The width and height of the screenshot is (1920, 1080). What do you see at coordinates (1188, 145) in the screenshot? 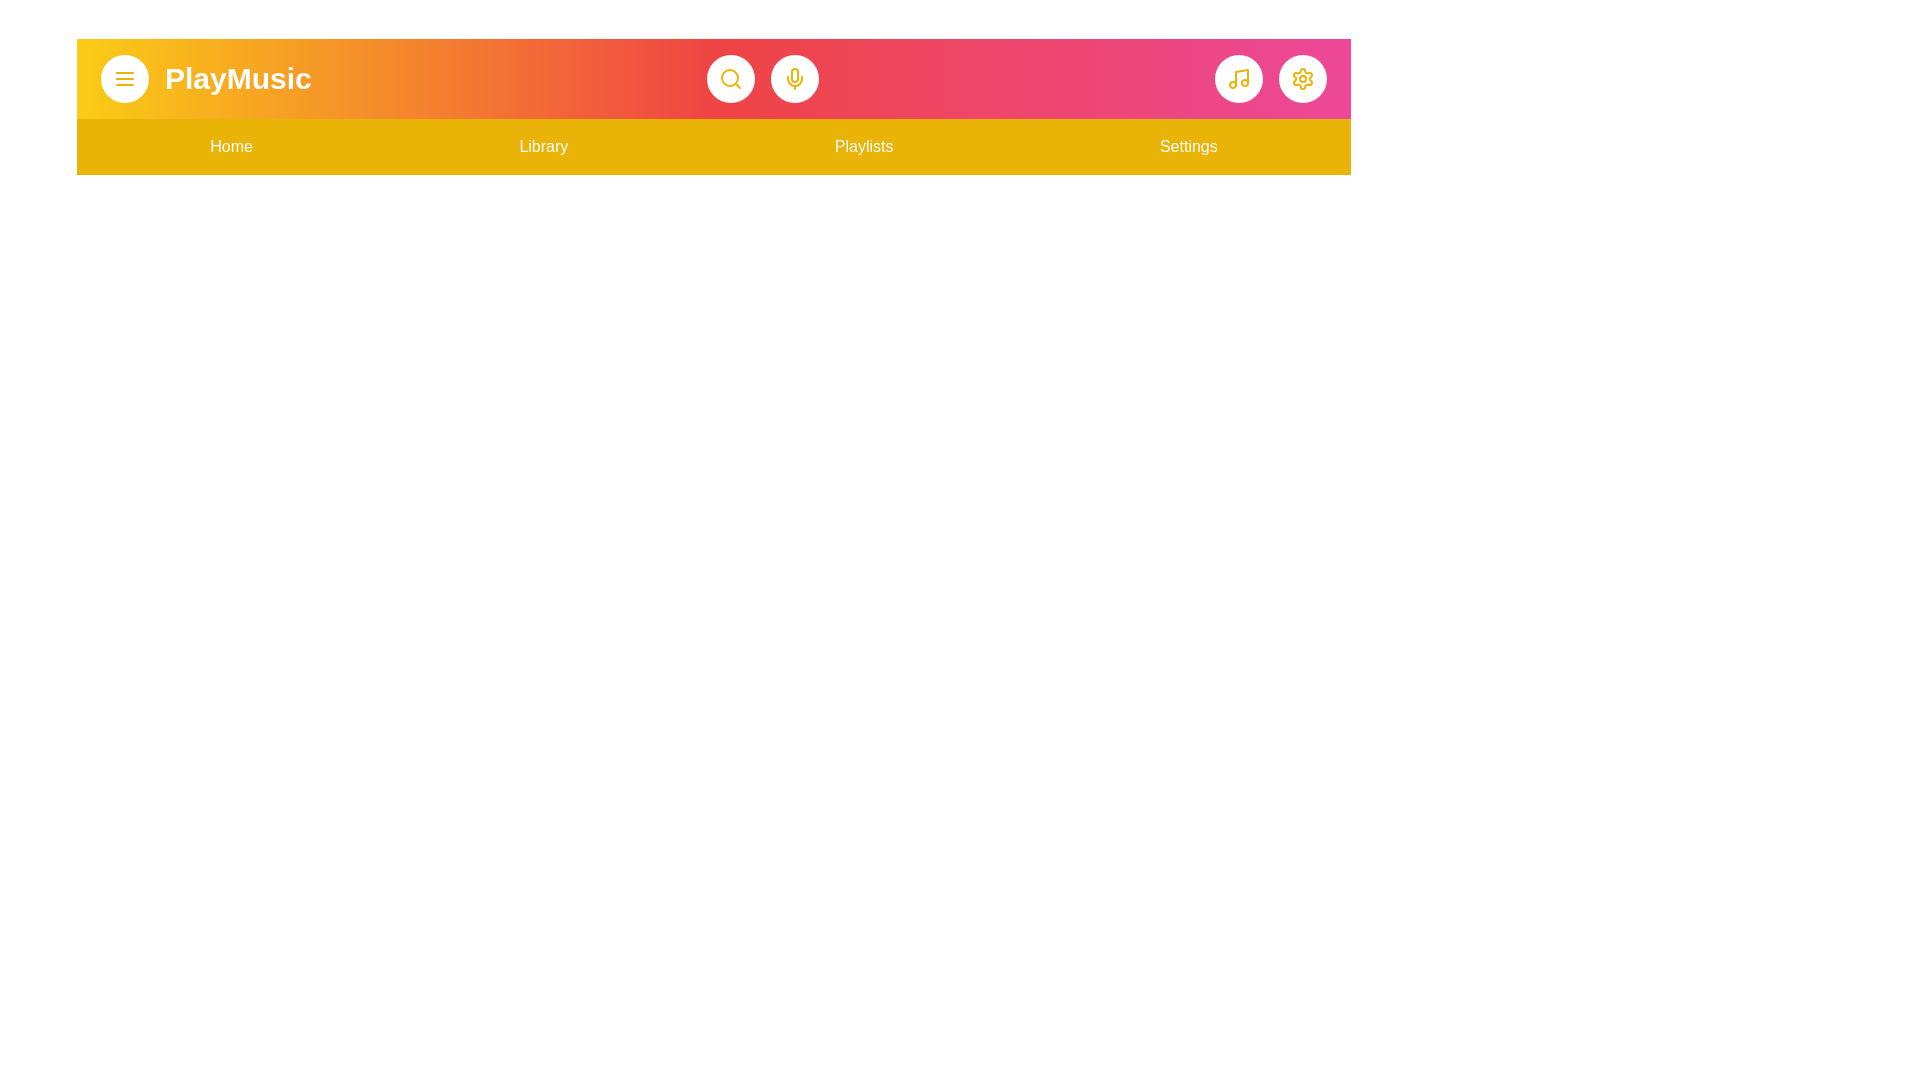
I see `the menu item to navigate to Settings` at bounding box center [1188, 145].